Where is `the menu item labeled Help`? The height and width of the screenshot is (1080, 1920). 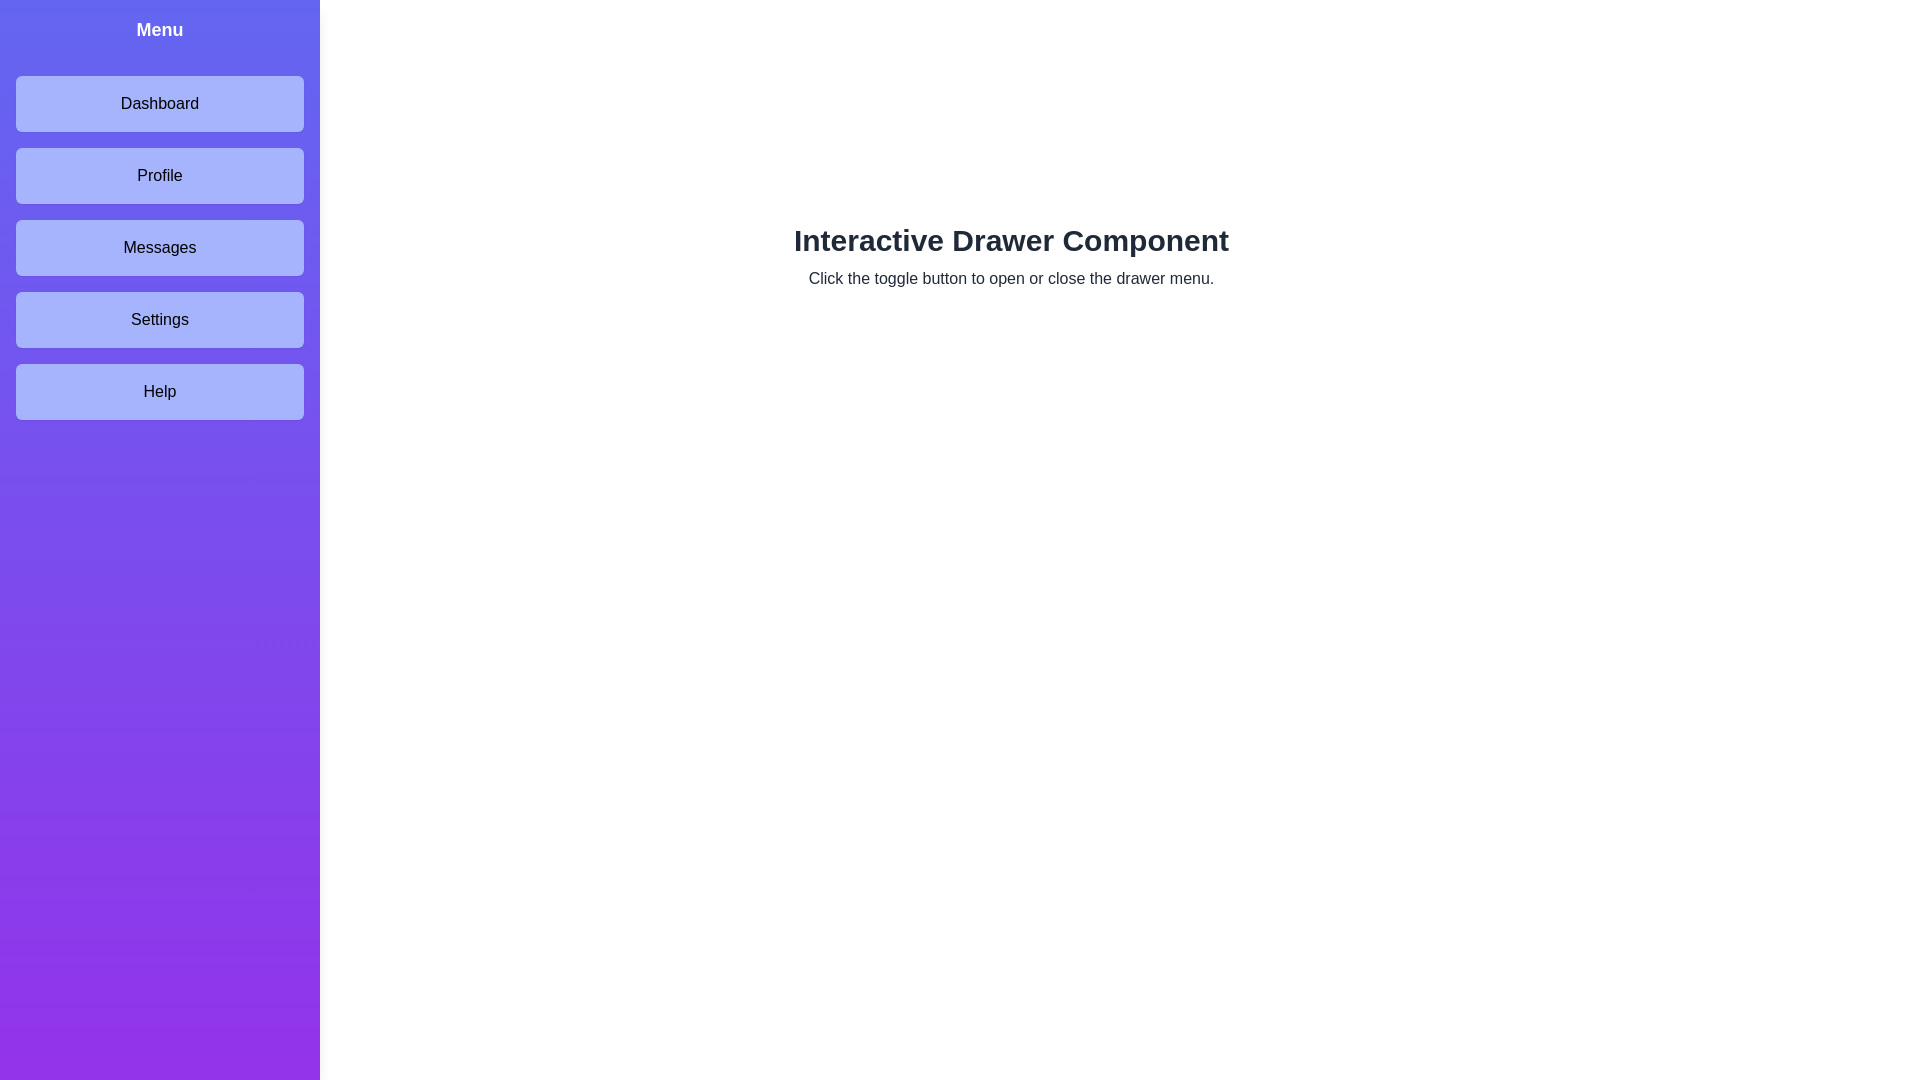
the menu item labeled Help is located at coordinates (158, 392).